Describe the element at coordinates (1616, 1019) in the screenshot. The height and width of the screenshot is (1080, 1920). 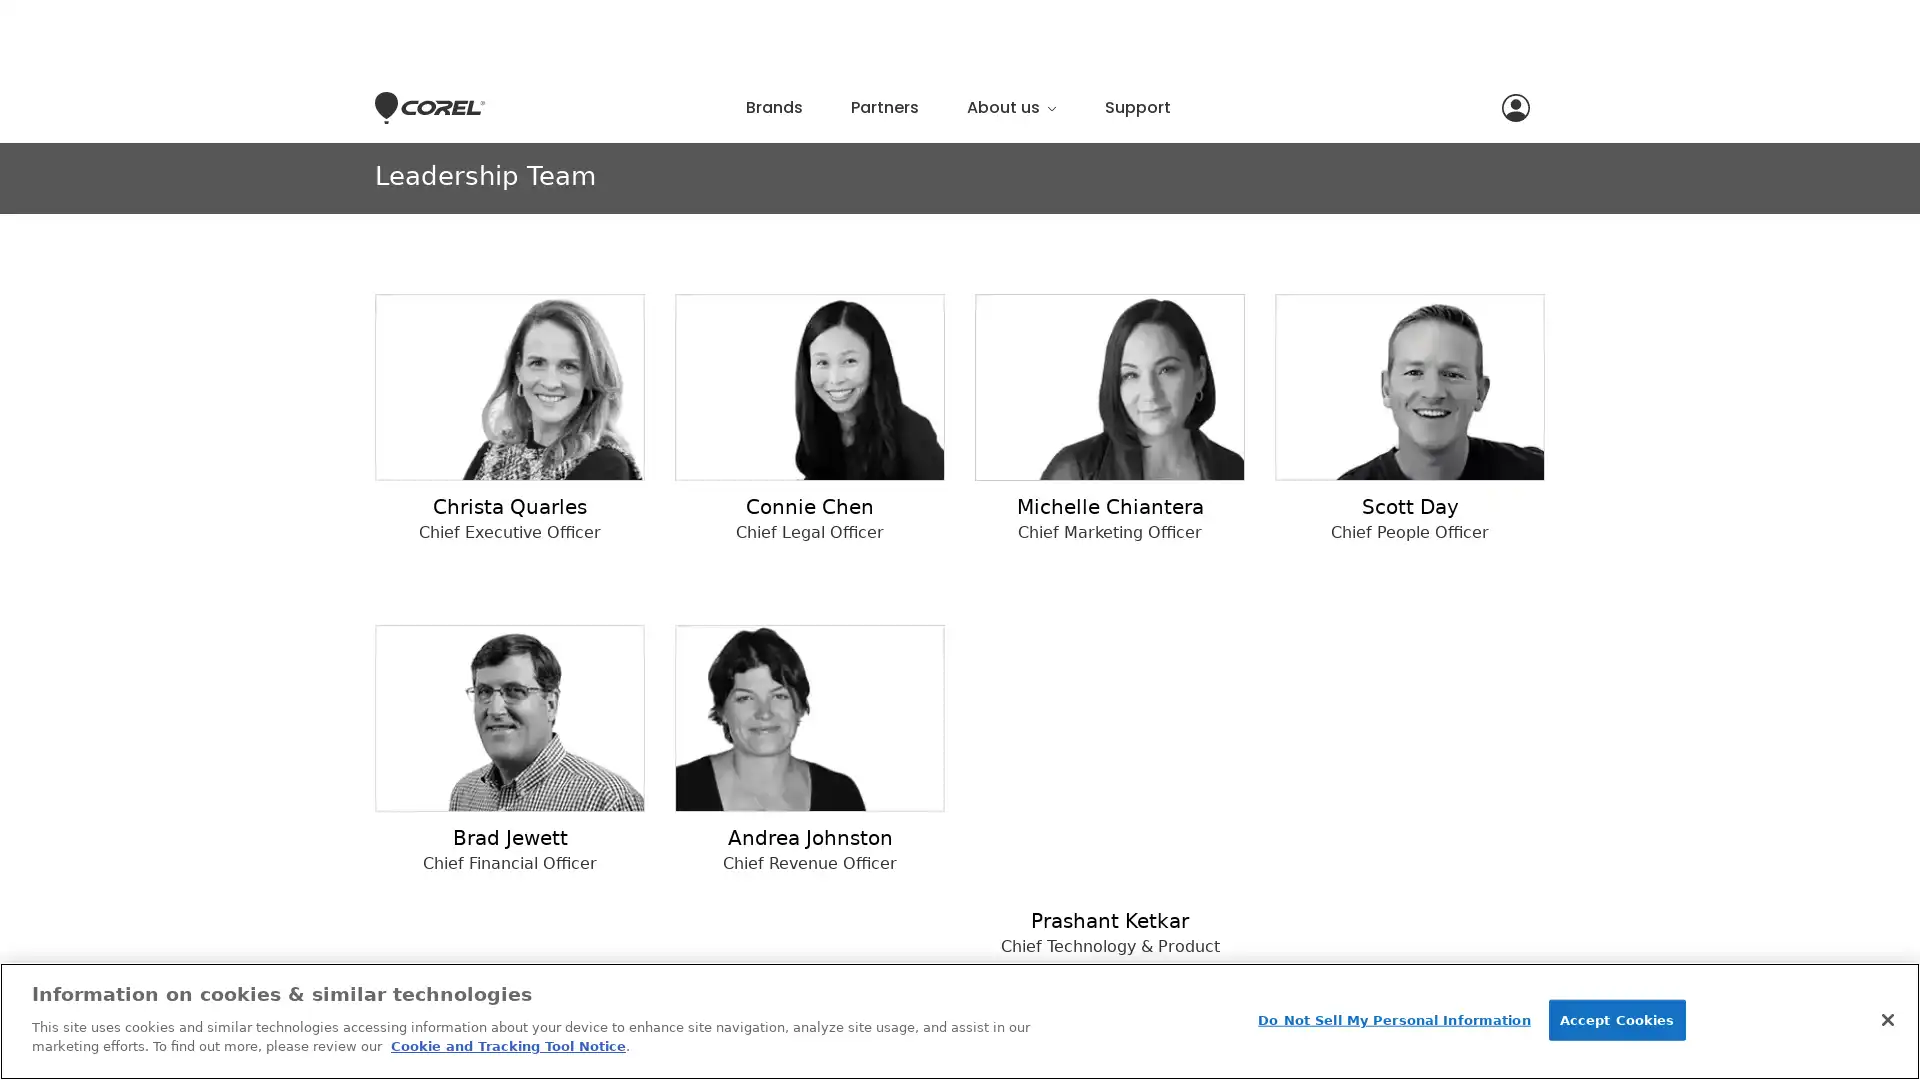
I see `Accept Cookies` at that location.